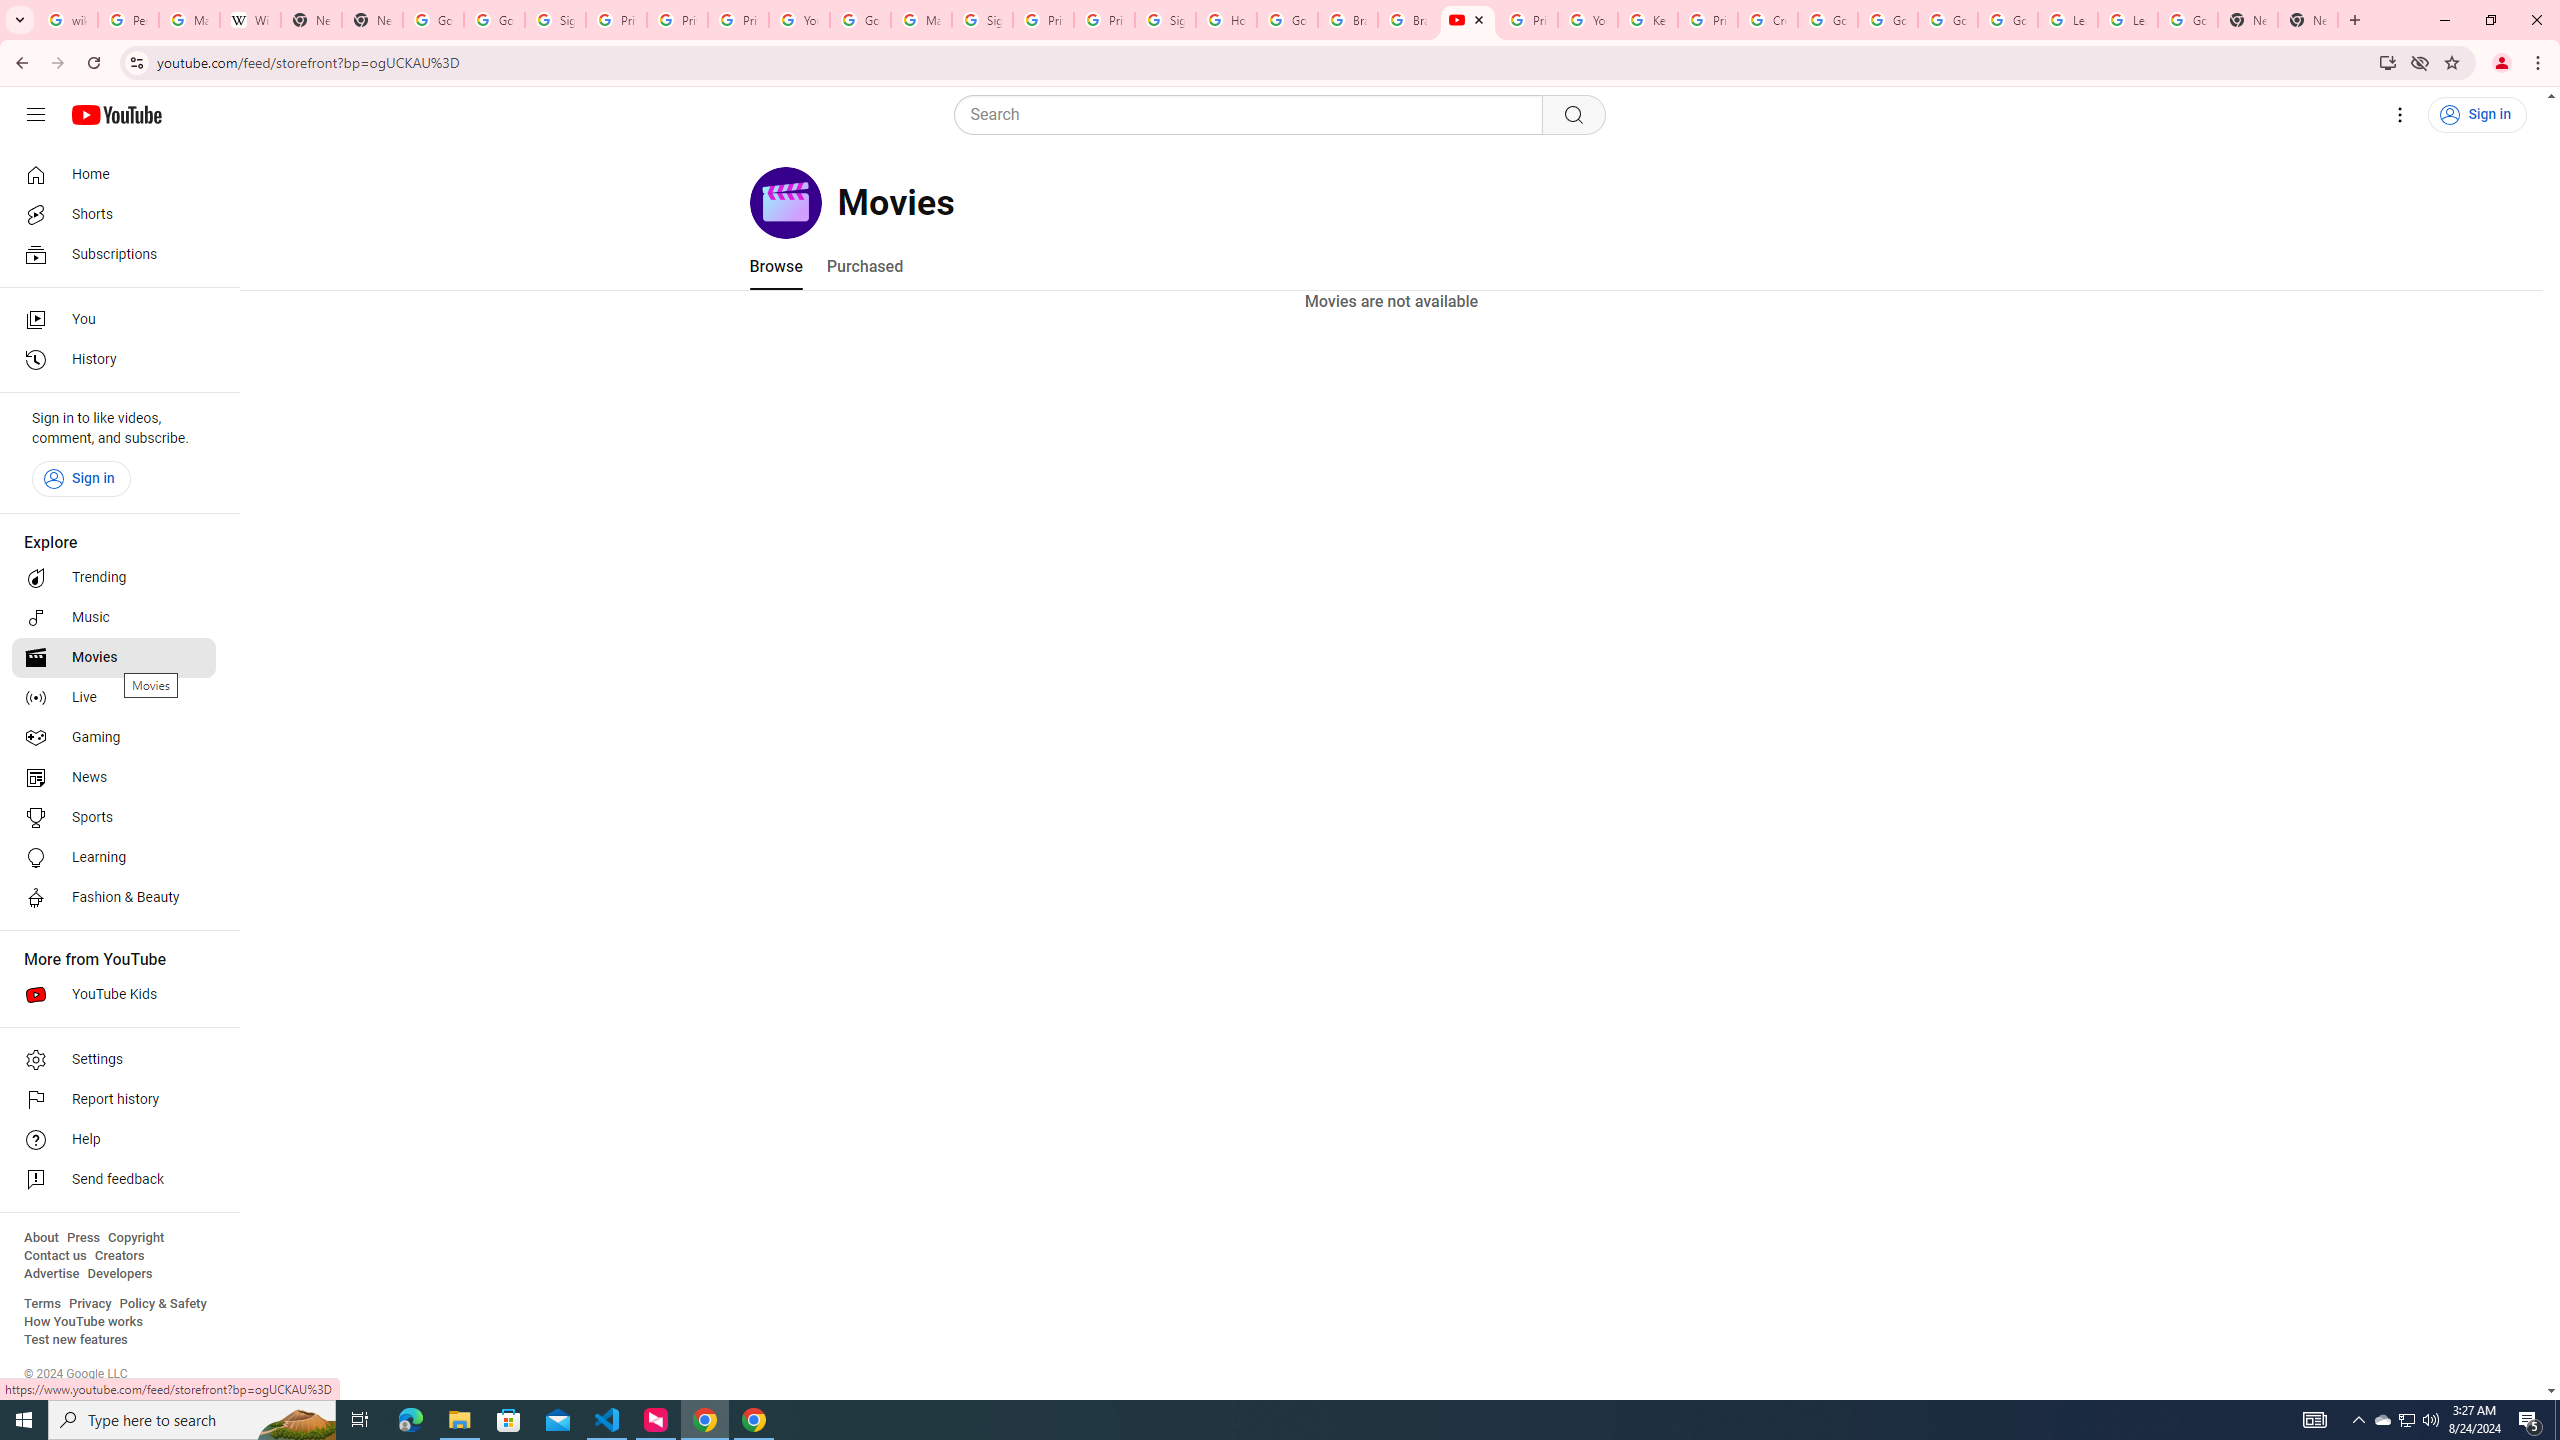 The image size is (2560, 1440). Describe the element at coordinates (248, 19) in the screenshot. I see `'Wikipedia:Edit requests - Wikipedia'` at that location.